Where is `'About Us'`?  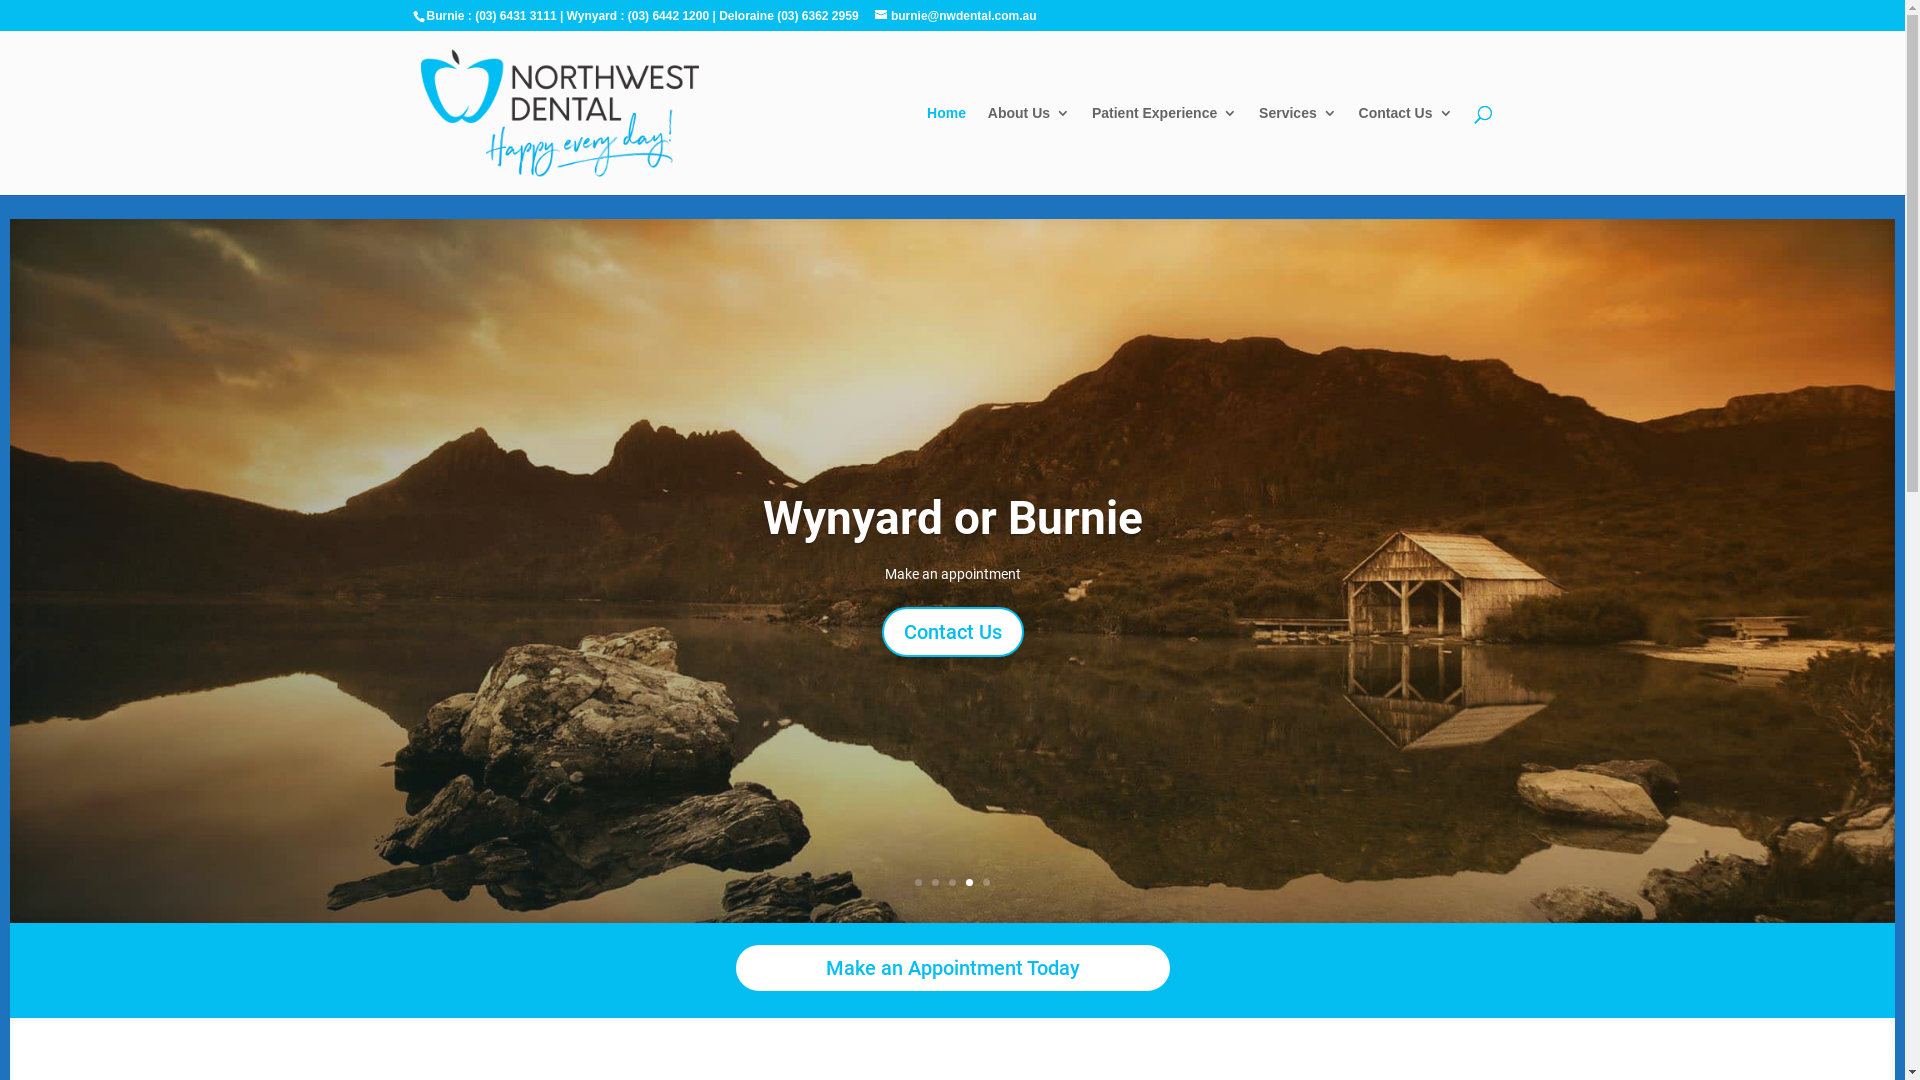
'About Us' is located at coordinates (1028, 149).